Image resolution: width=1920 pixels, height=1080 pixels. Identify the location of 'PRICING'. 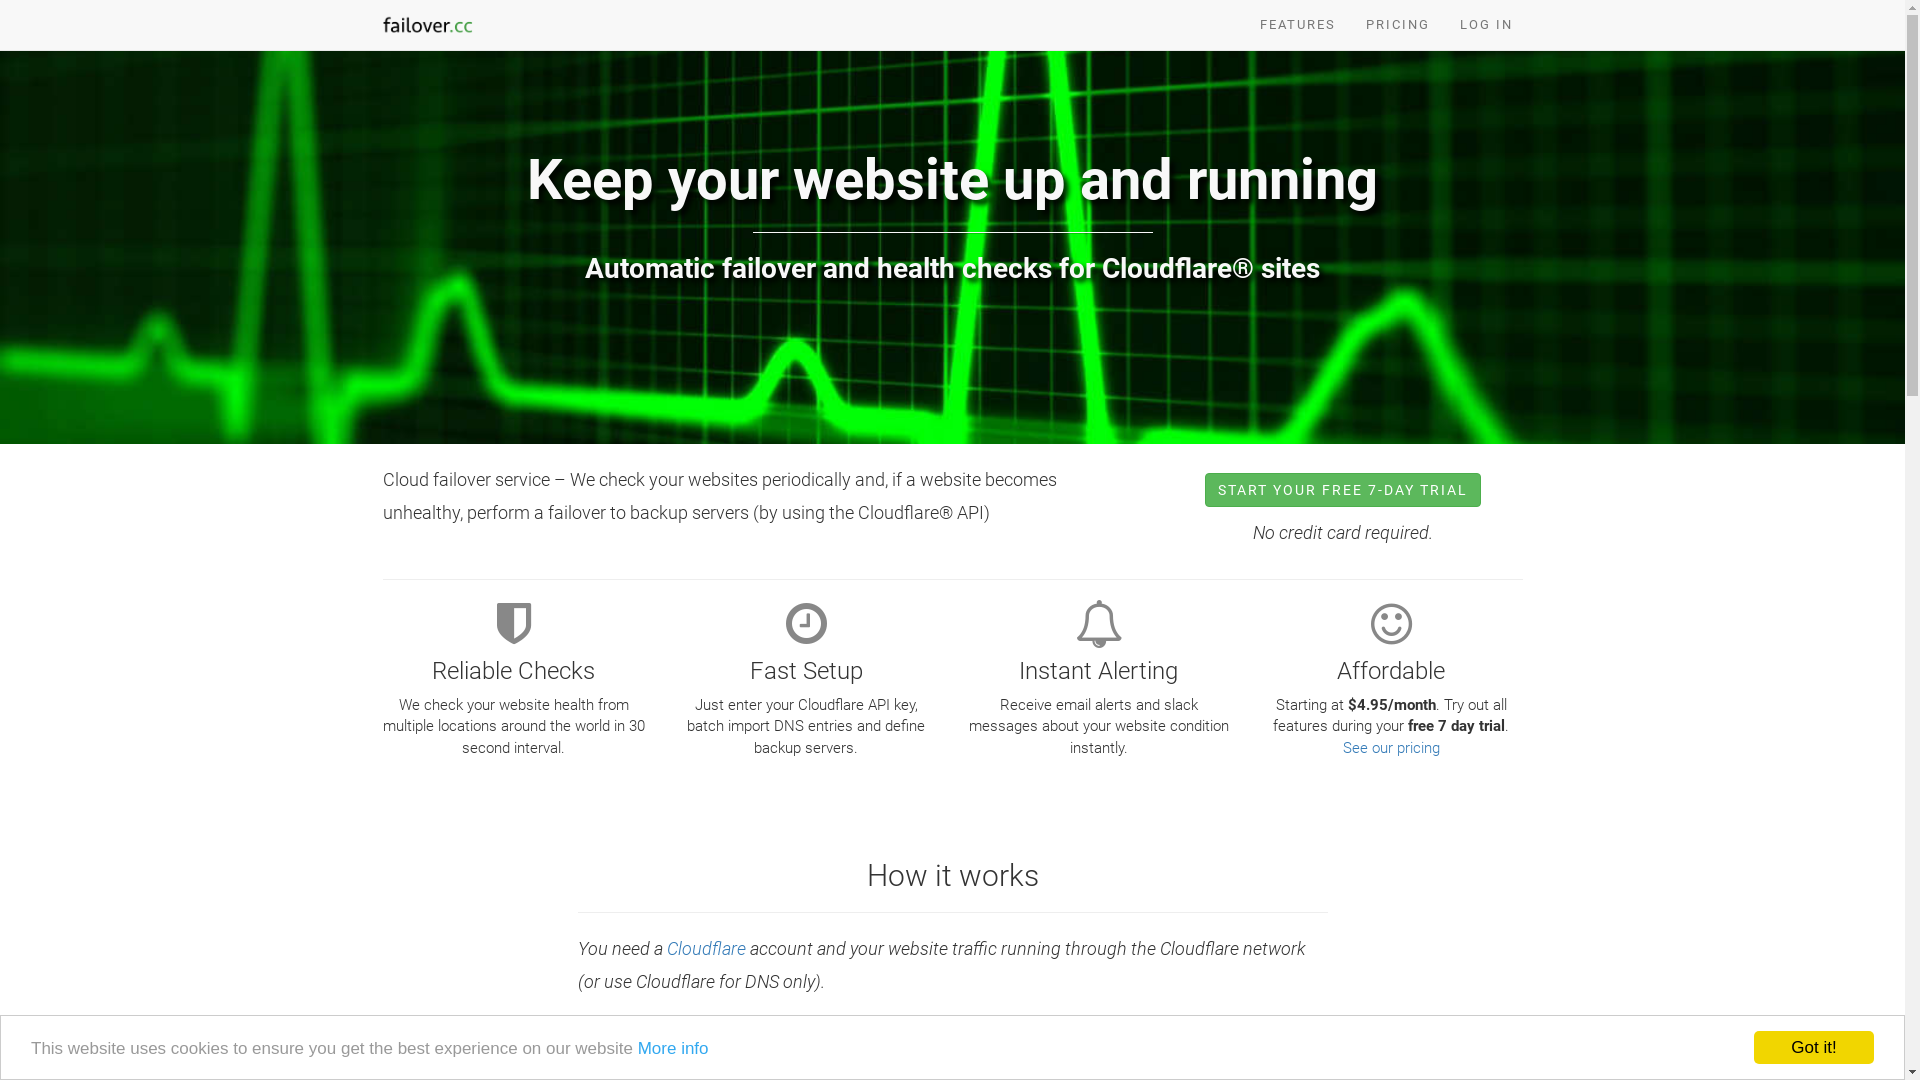
(1349, 24).